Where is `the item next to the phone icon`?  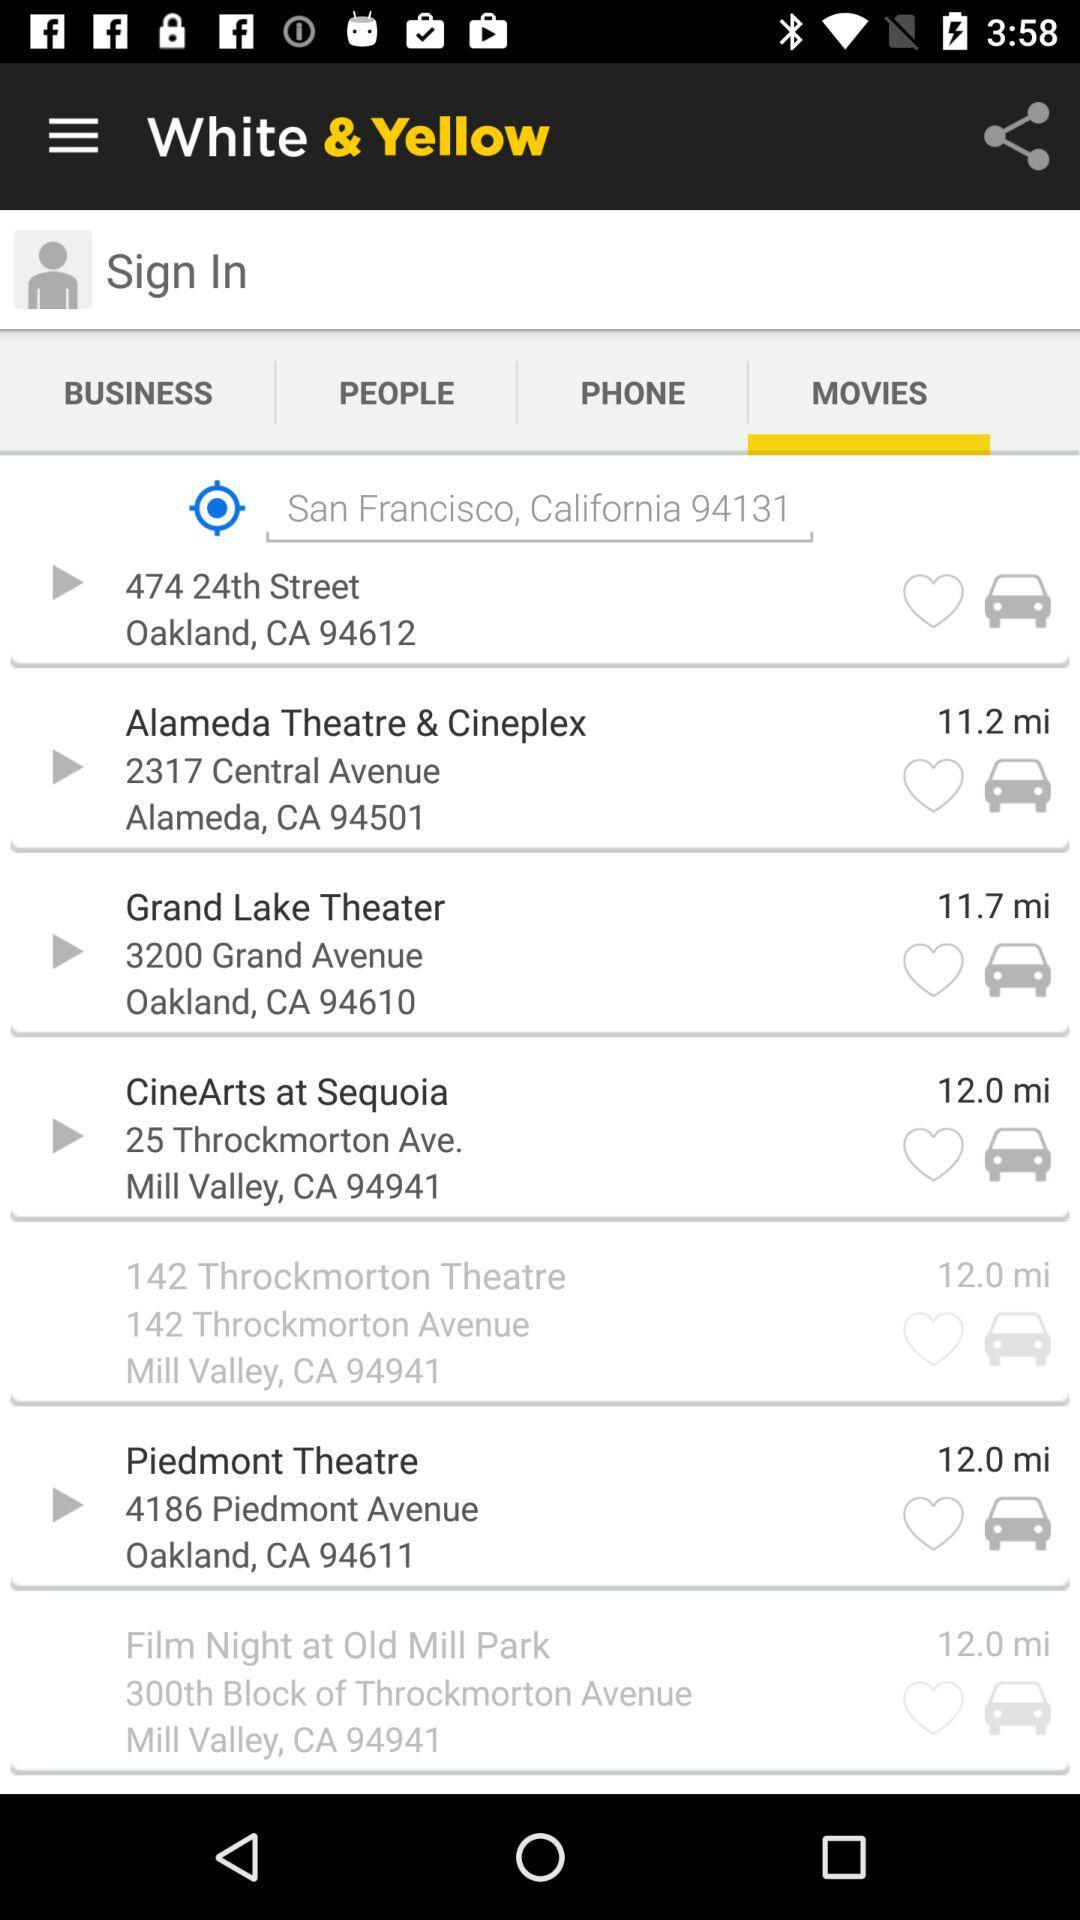 the item next to the phone icon is located at coordinates (868, 392).